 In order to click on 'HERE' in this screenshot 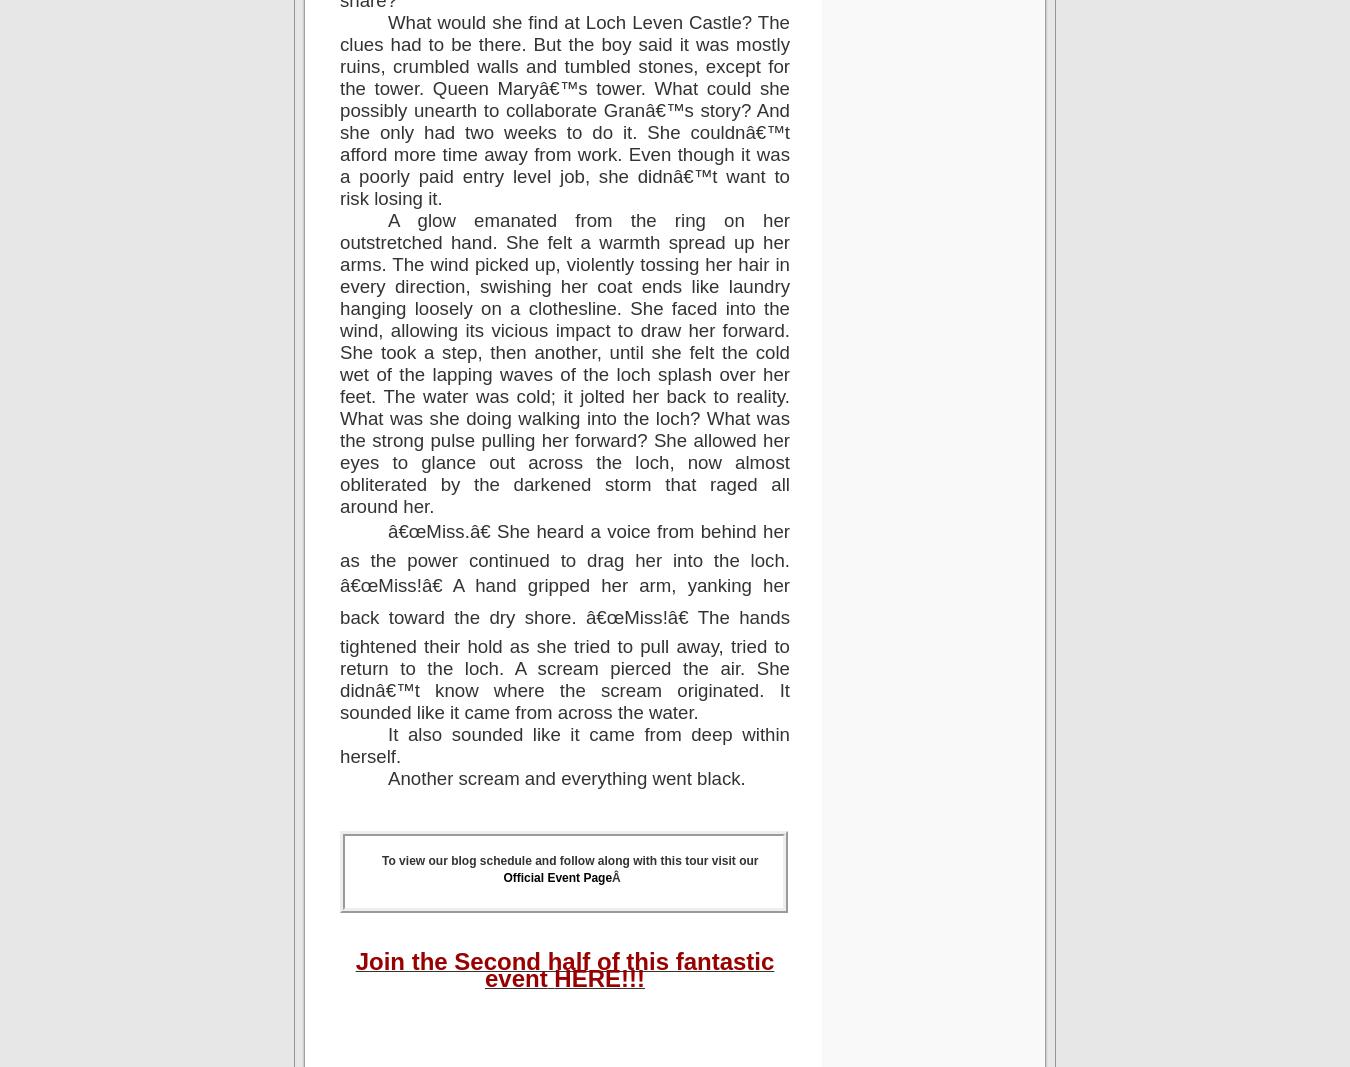, I will do `click(587, 977)`.